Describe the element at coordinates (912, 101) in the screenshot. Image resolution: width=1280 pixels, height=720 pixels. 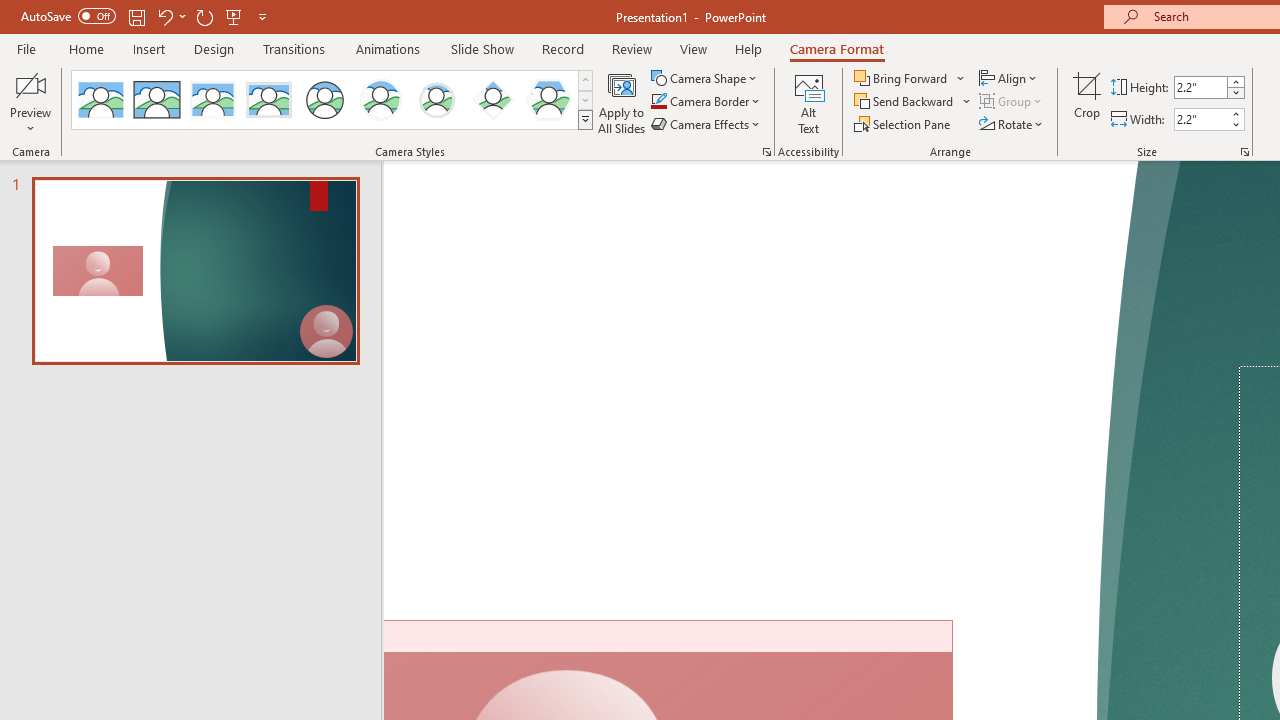
I see `'Send Backward'` at that location.